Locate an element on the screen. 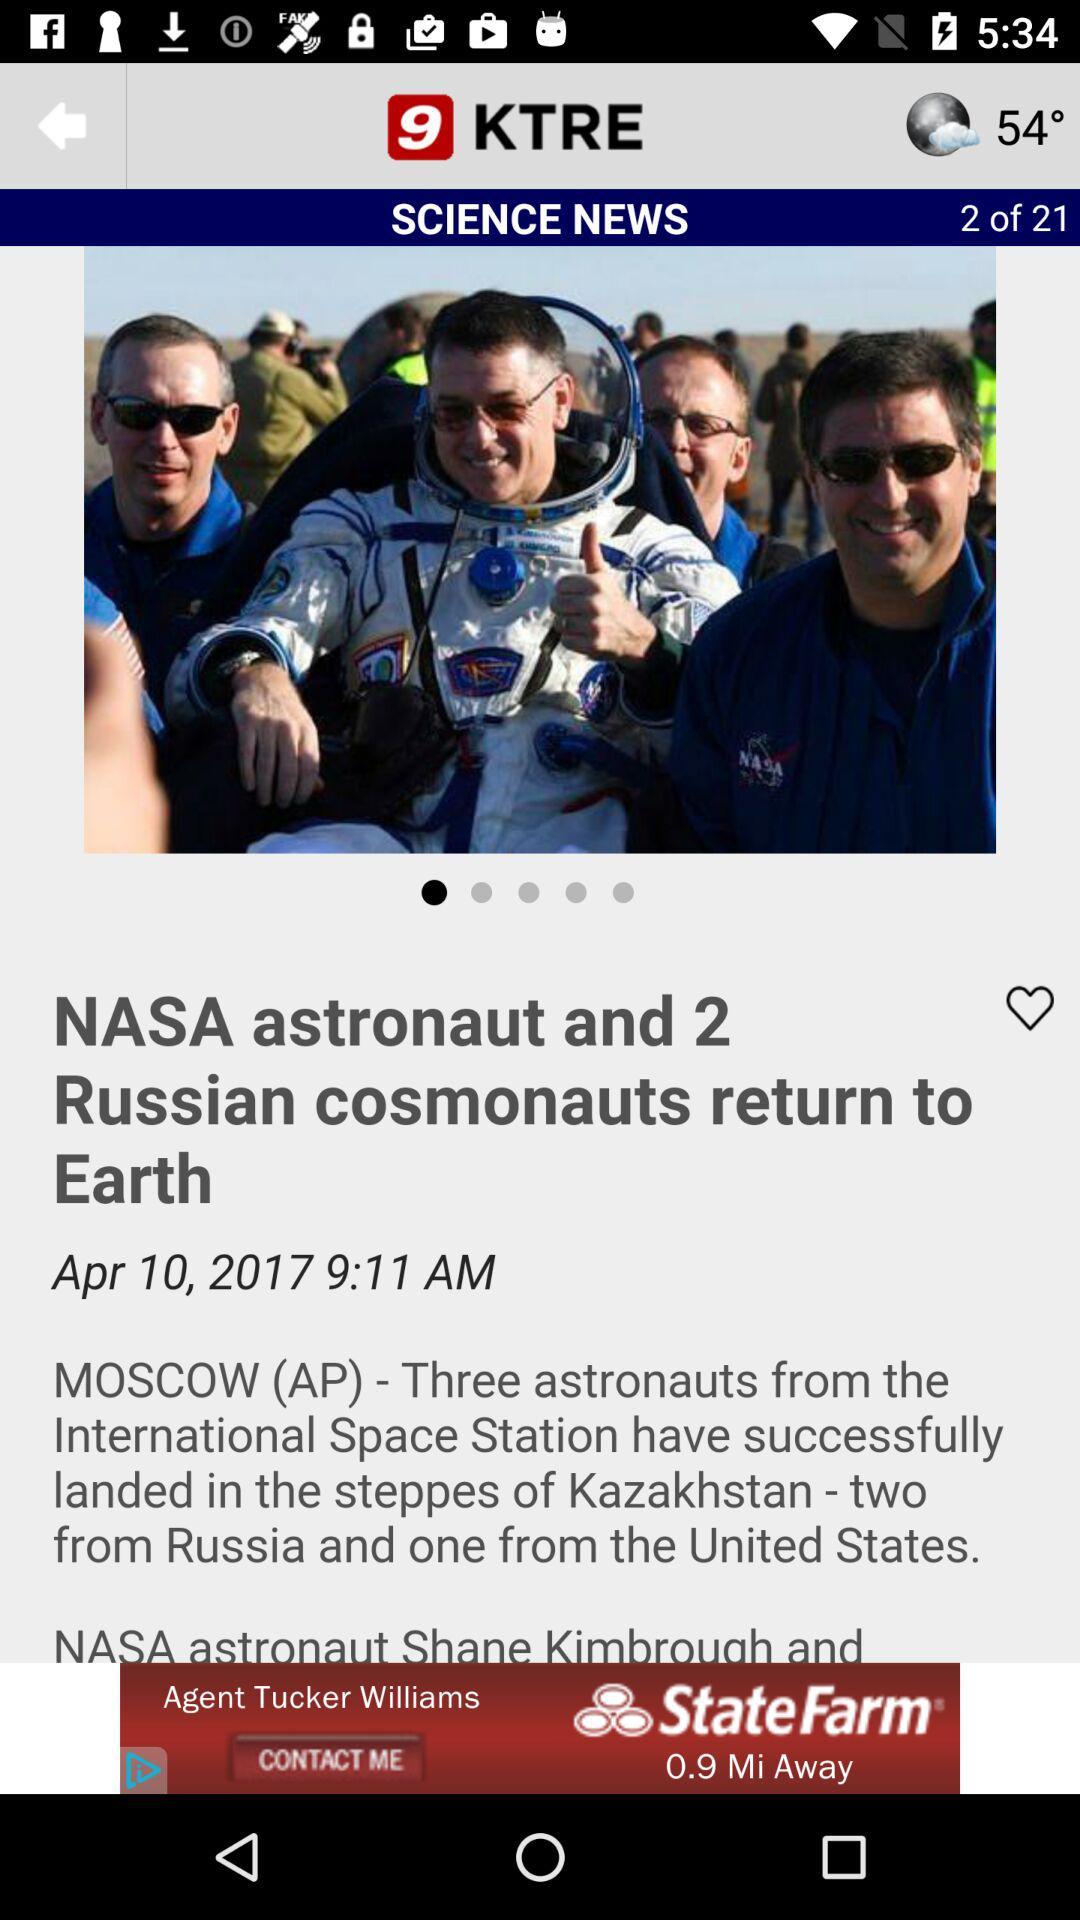 This screenshot has width=1080, height=1920. favorites option is located at coordinates (1017, 1008).